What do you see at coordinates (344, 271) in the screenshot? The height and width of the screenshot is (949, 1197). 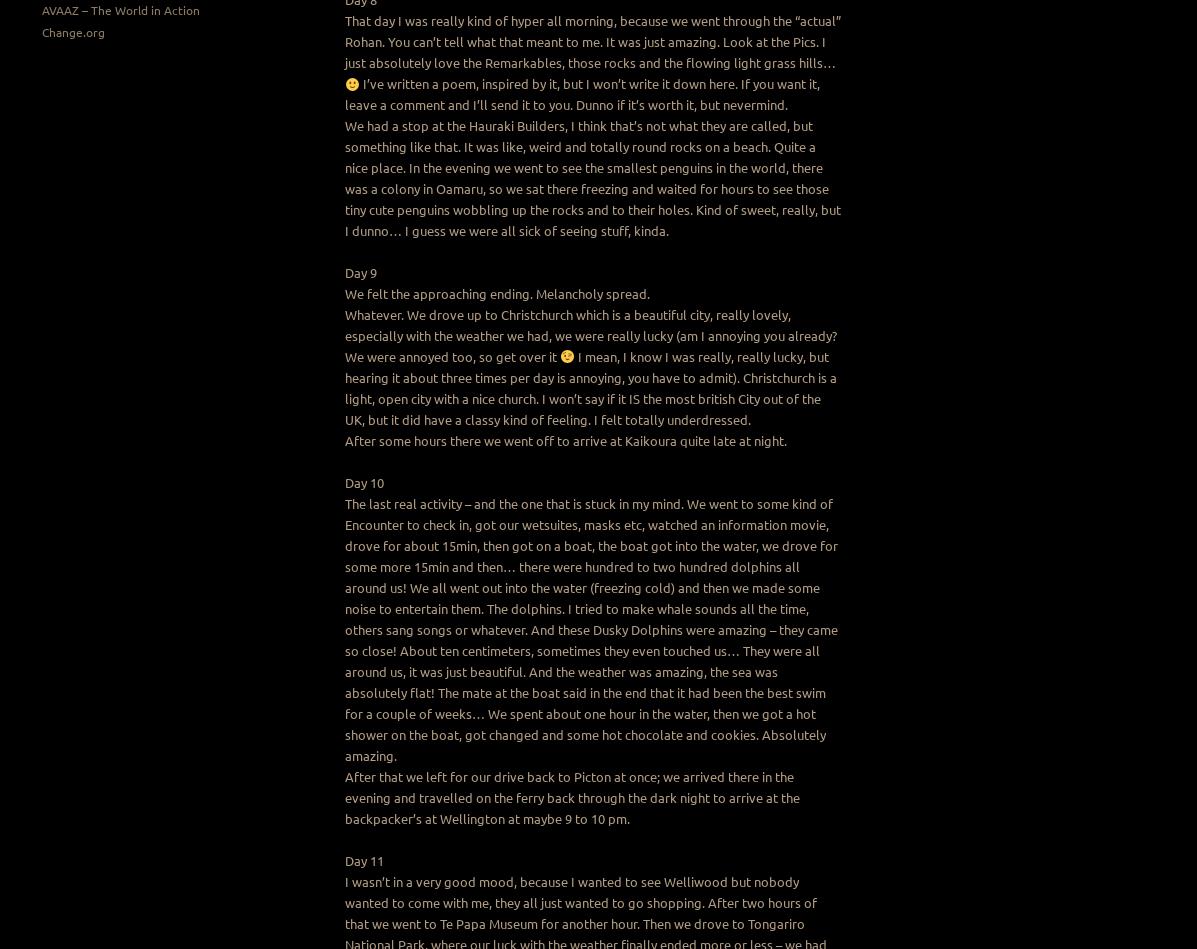 I see `'Day 9'` at bounding box center [344, 271].